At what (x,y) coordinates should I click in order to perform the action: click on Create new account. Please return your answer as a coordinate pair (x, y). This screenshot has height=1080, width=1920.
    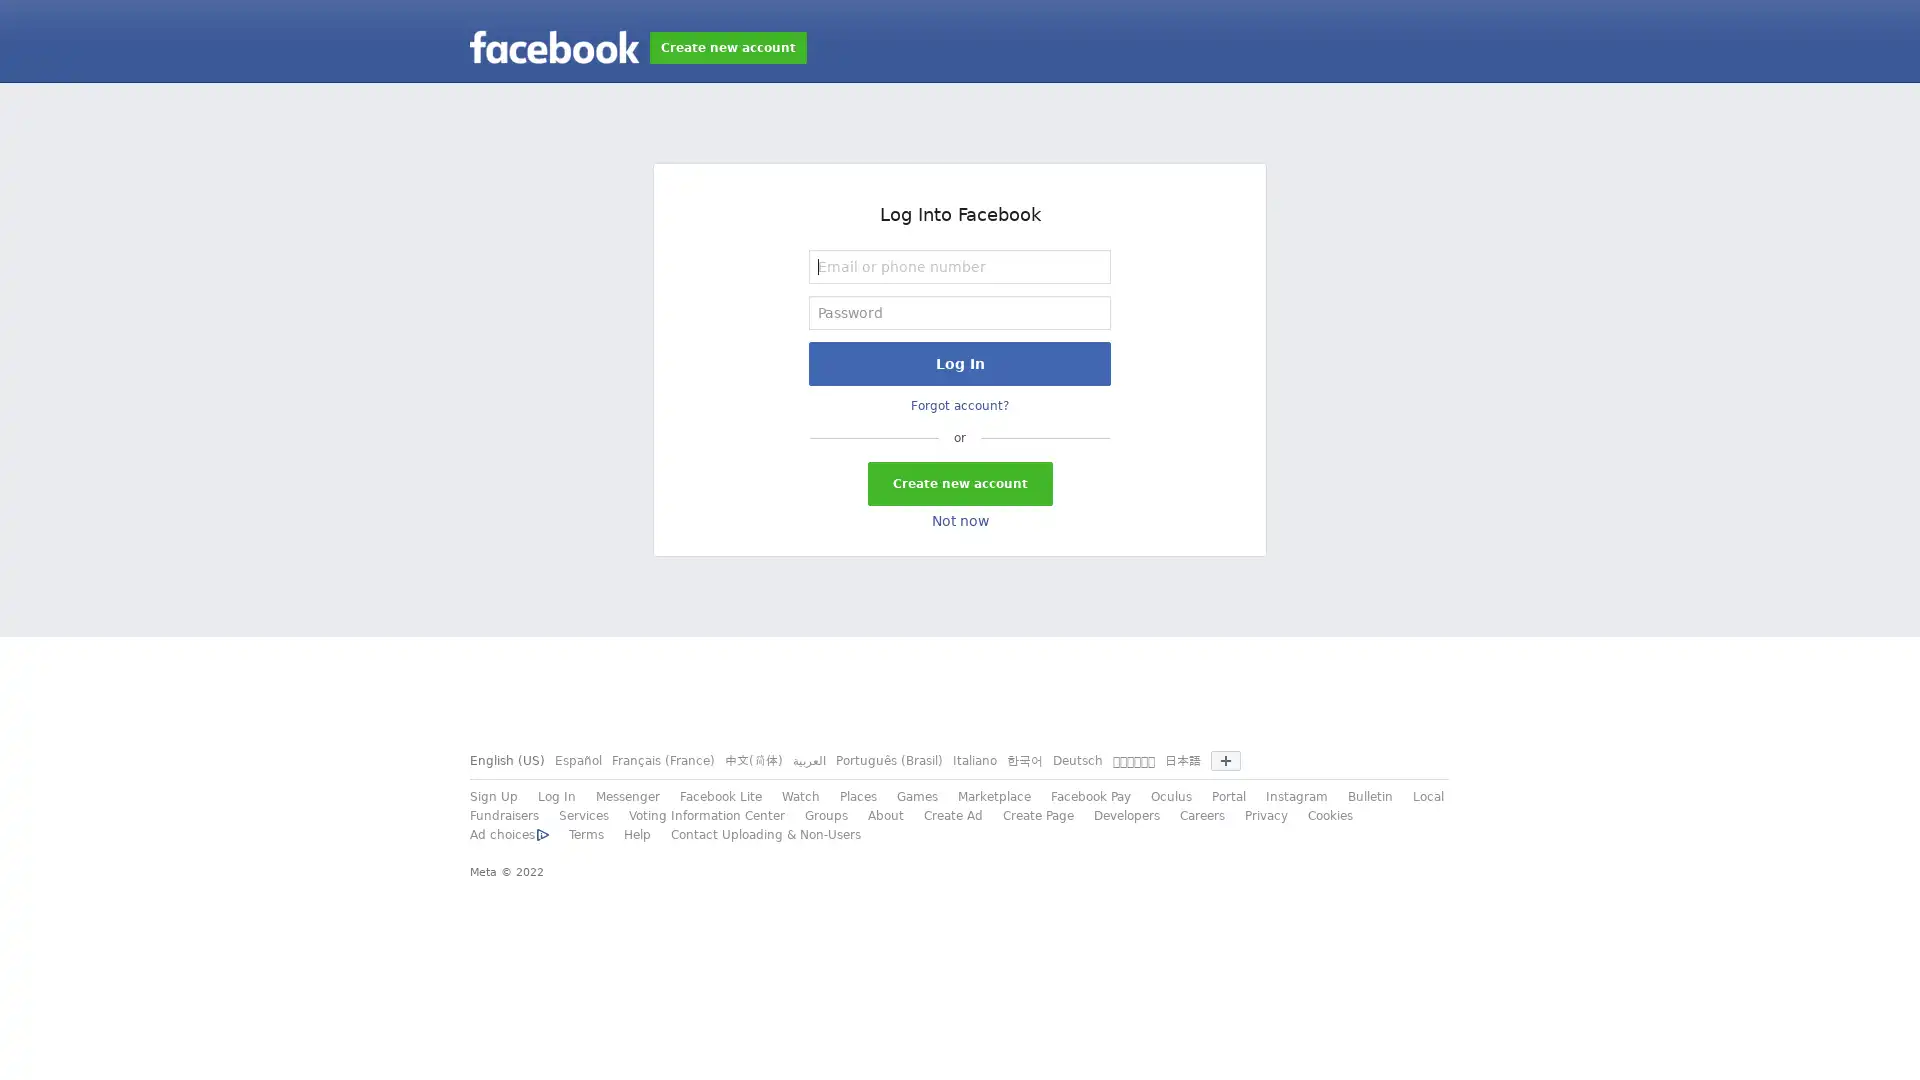
    Looking at the image, I should click on (727, 46).